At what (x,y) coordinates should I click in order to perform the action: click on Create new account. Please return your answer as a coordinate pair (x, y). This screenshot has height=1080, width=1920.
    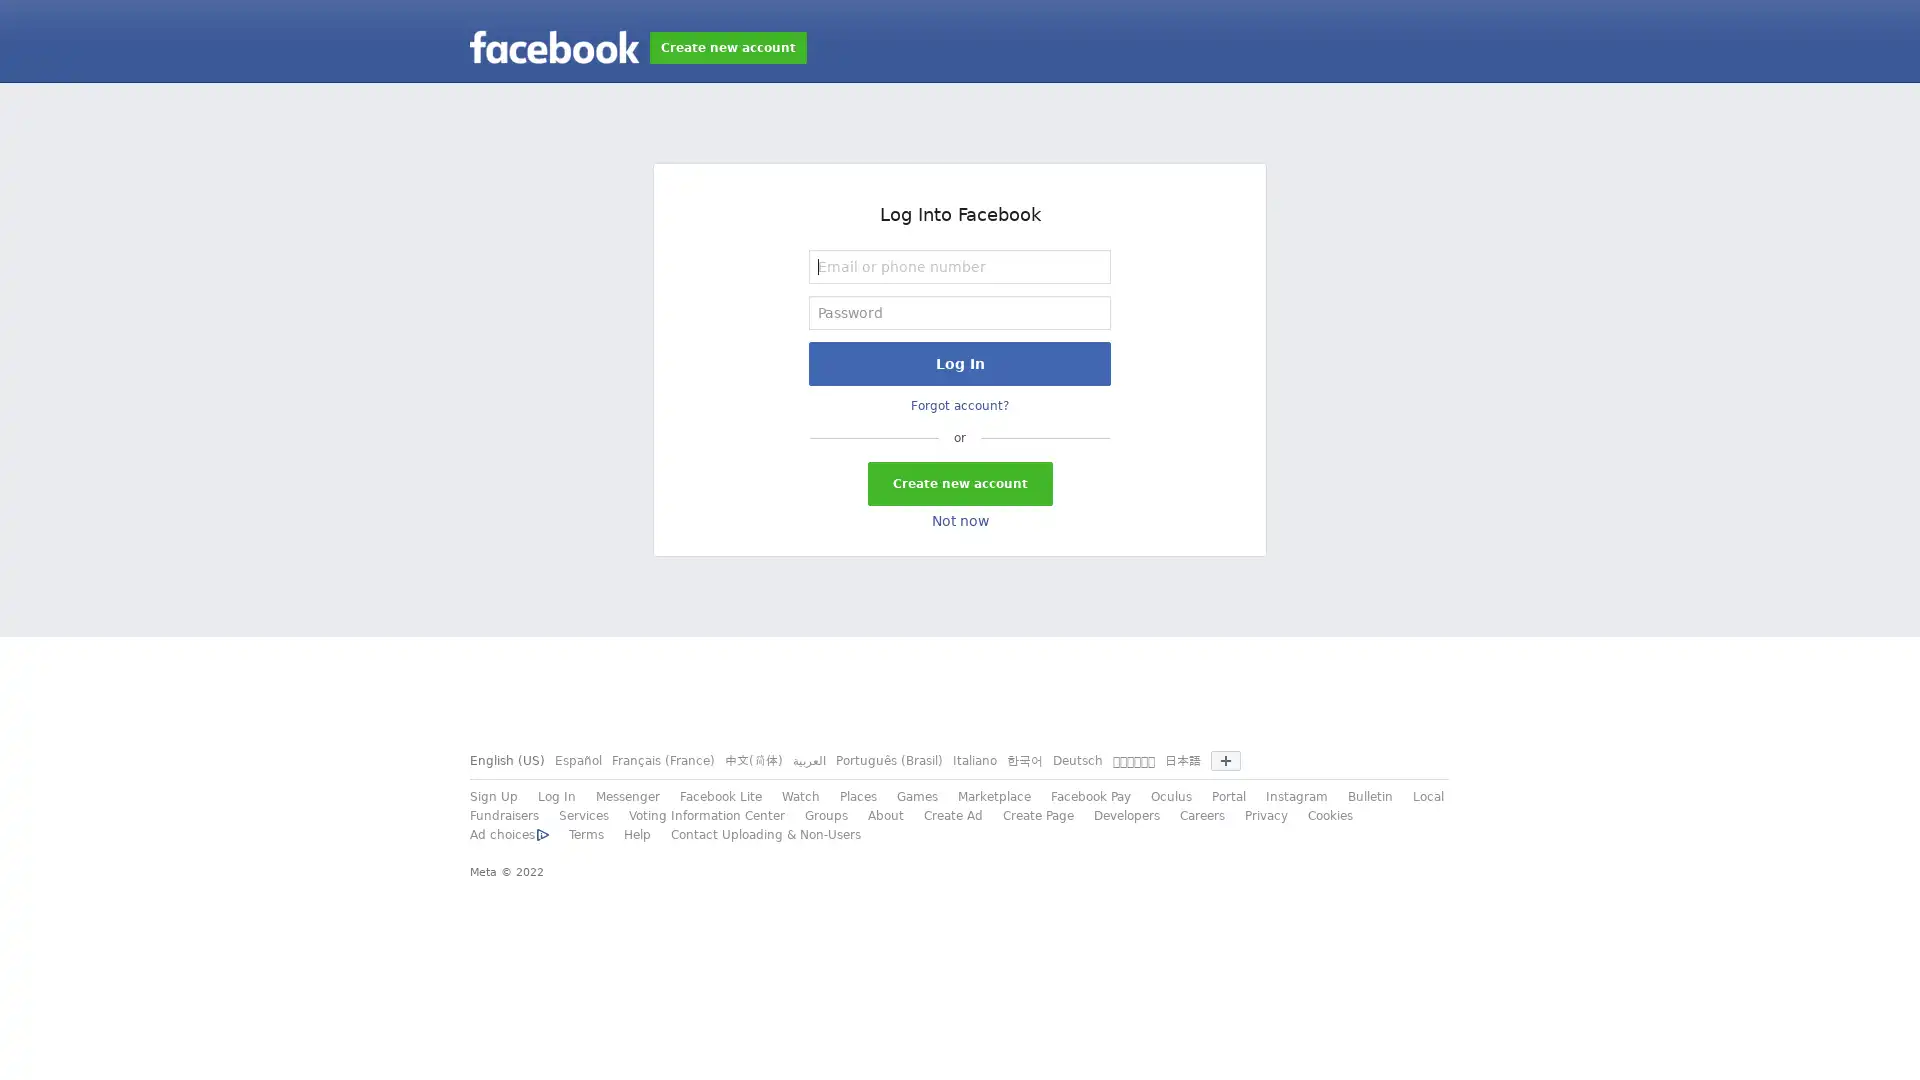
    Looking at the image, I should click on (727, 46).